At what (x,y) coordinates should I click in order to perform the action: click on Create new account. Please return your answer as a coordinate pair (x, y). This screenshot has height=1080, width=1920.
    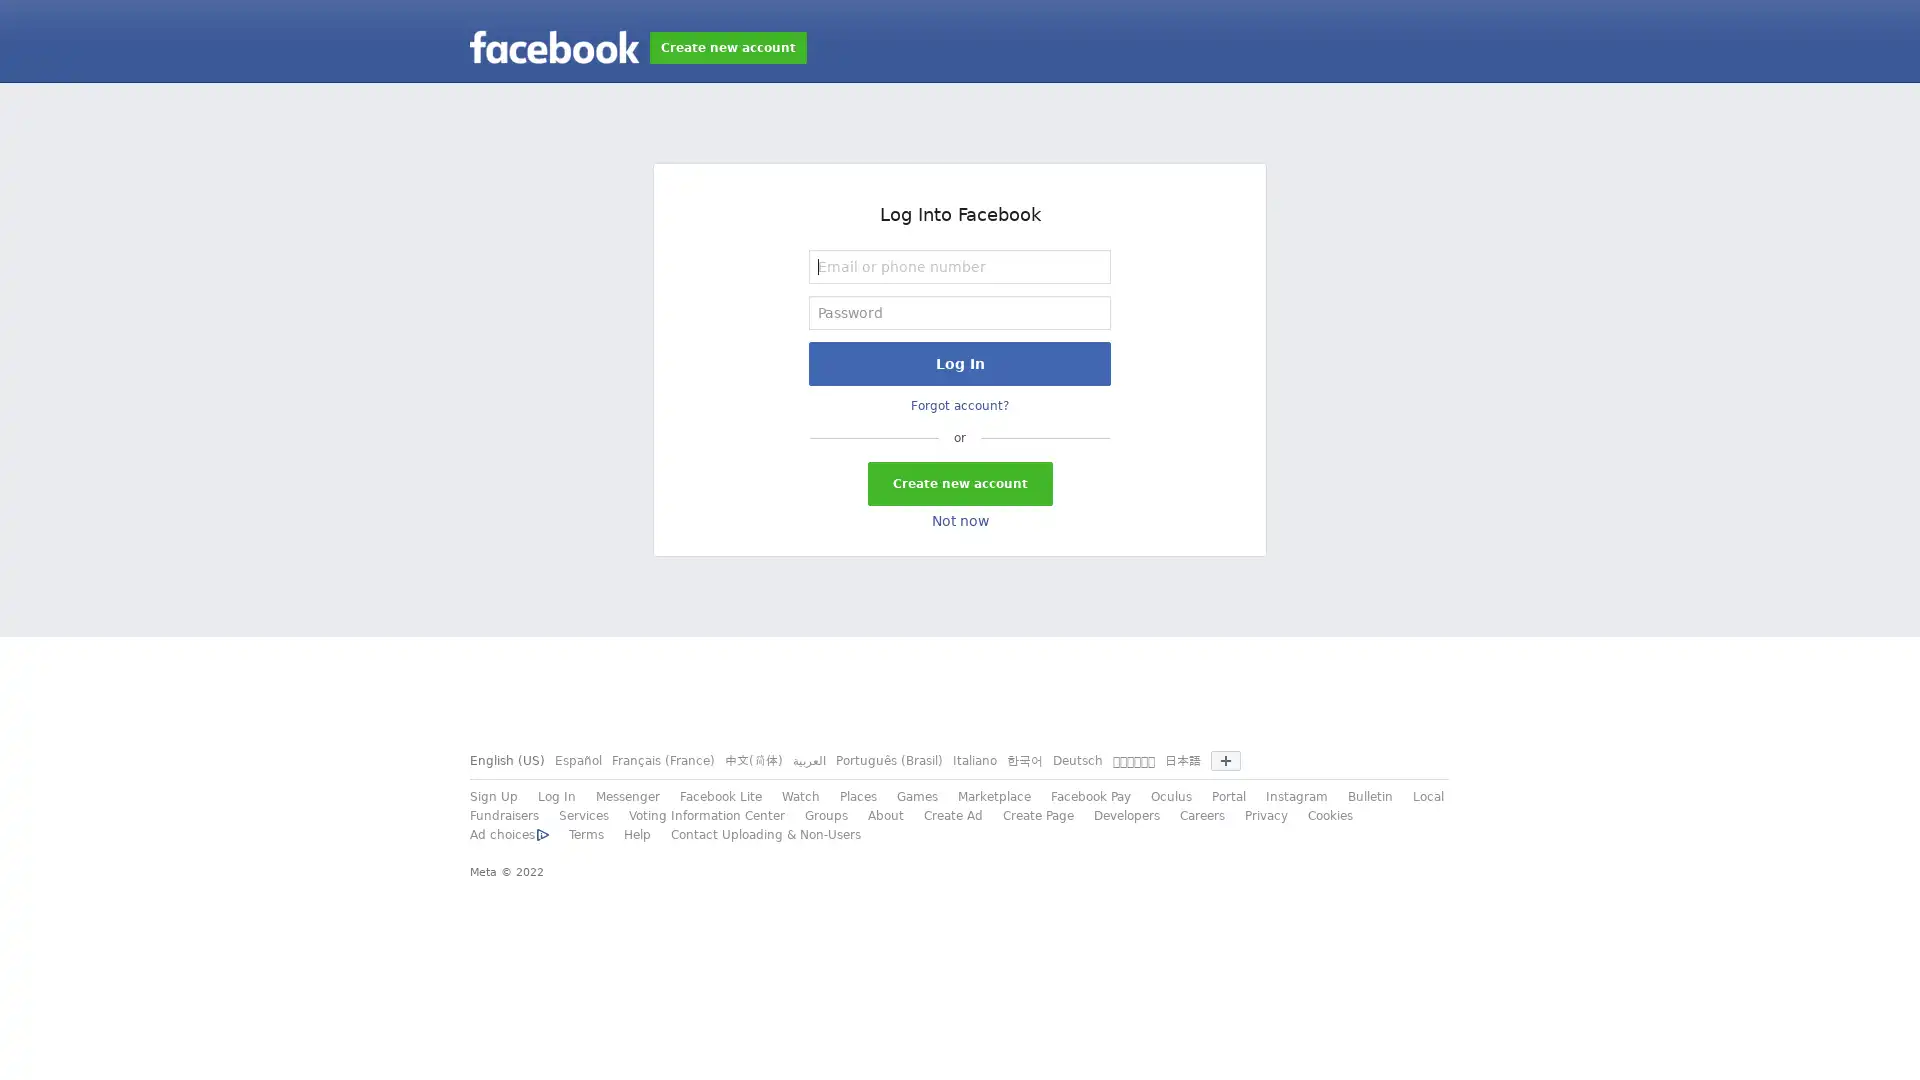
    Looking at the image, I should click on (727, 46).